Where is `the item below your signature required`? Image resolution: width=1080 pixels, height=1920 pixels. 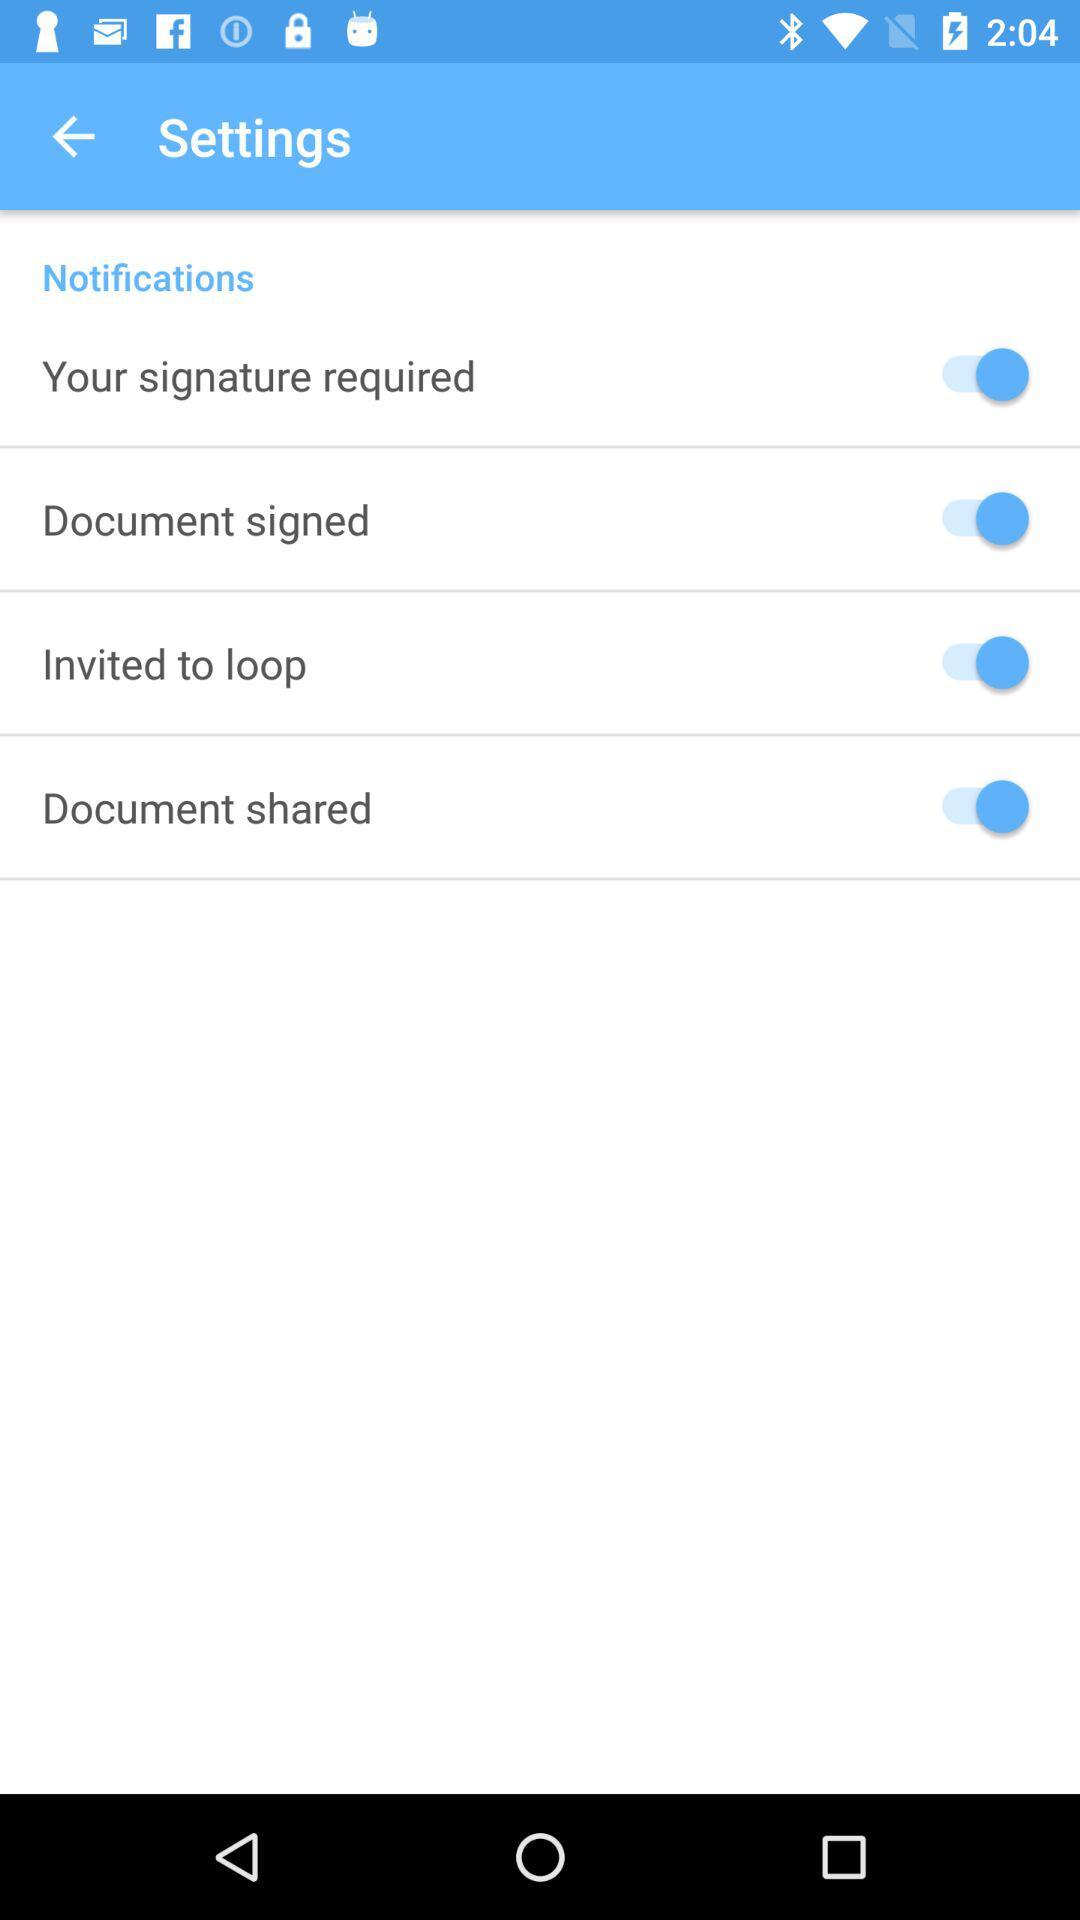
the item below your signature required is located at coordinates (206, 518).